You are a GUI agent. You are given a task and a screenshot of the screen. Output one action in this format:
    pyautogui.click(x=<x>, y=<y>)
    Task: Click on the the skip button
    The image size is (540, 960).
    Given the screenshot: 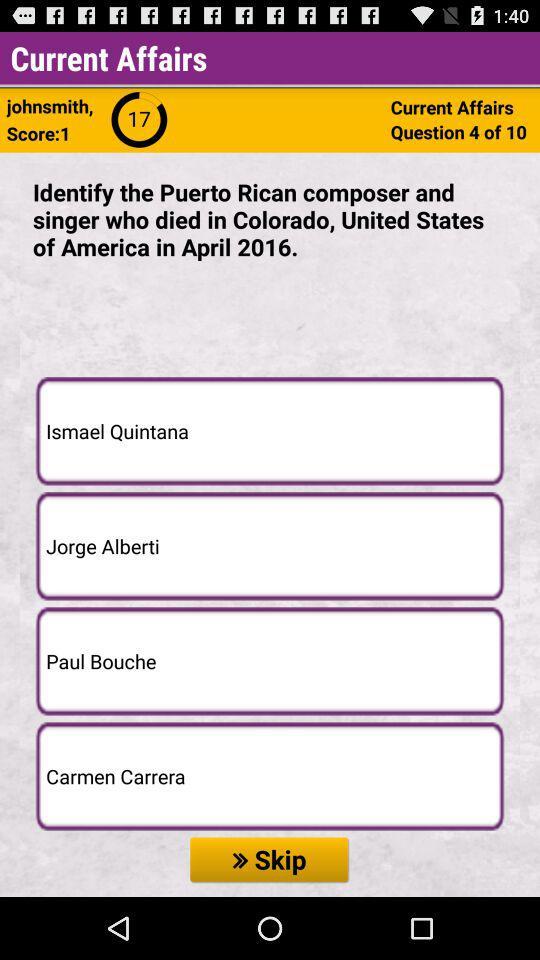 What is the action you would take?
    pyautogui.click(x=270, y=859)
    